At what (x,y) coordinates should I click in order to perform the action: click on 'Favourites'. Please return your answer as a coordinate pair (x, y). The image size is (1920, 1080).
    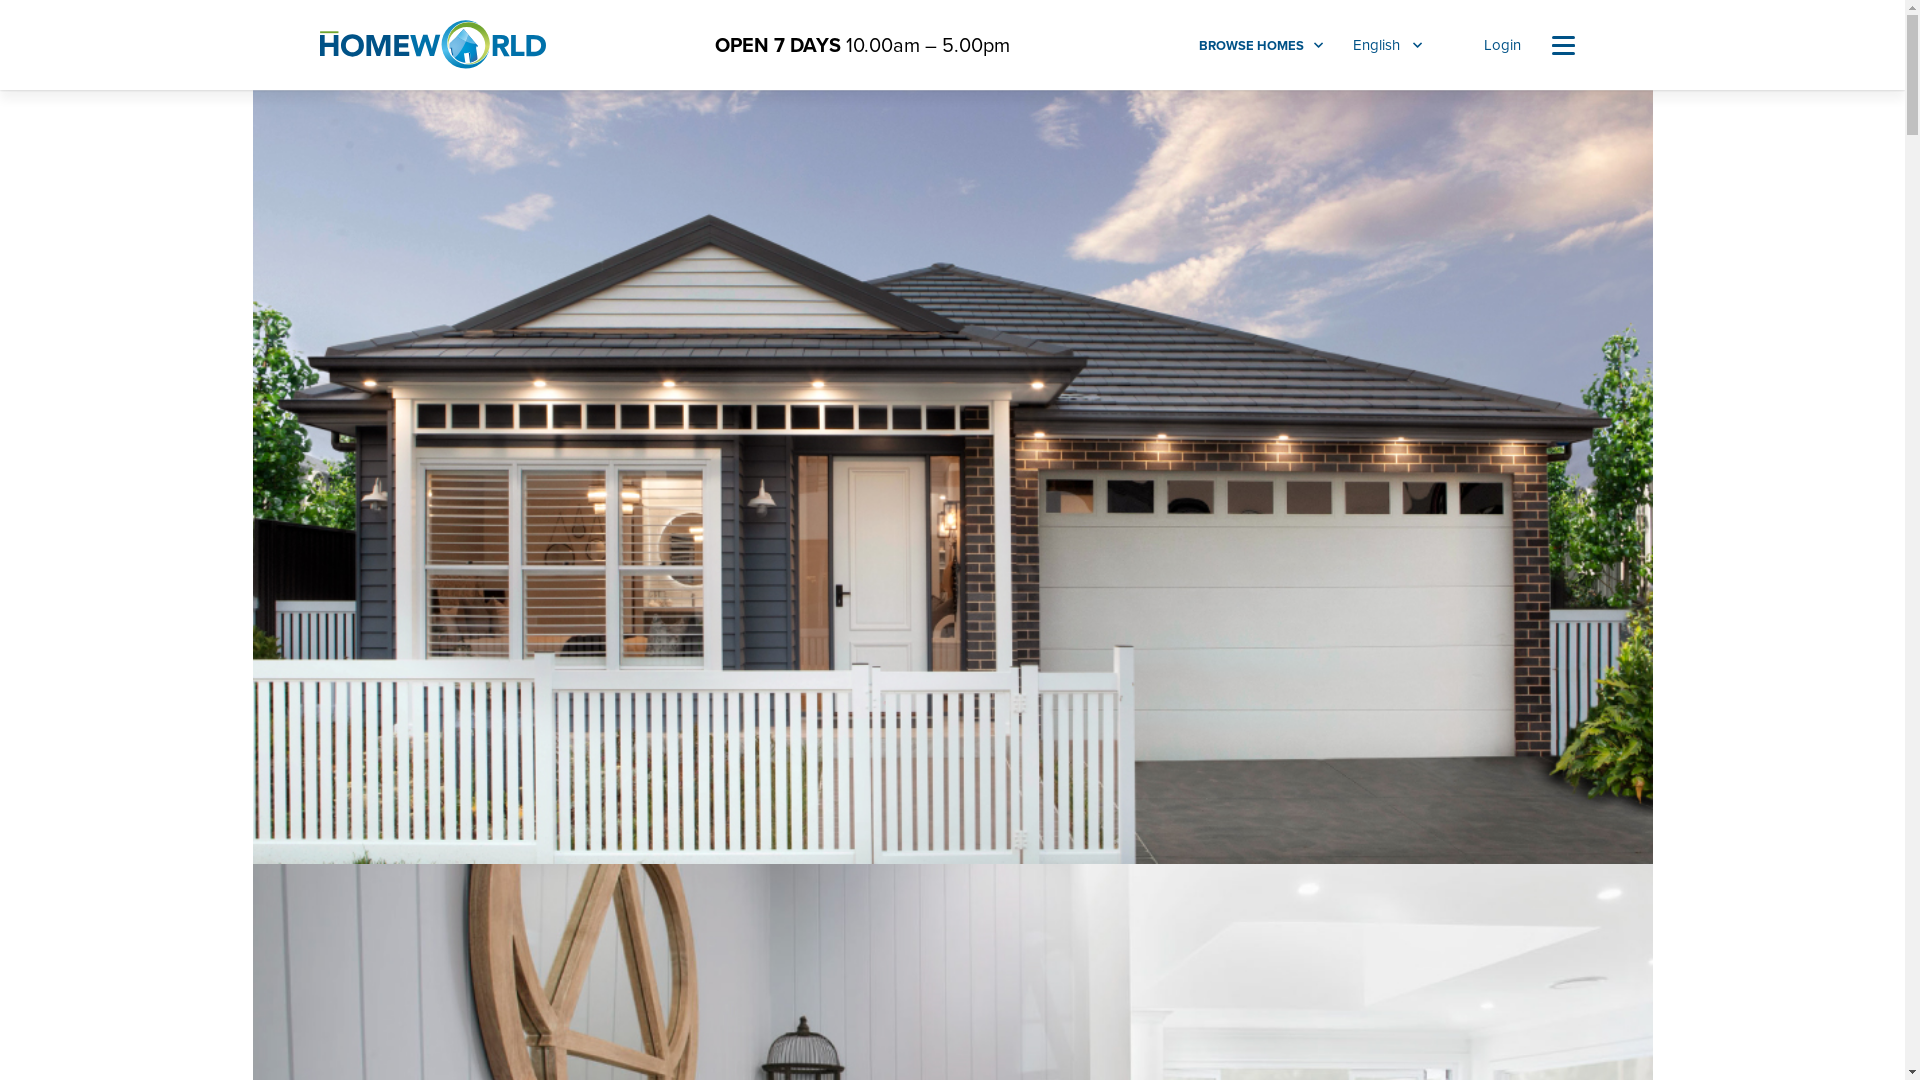
    Looking at the image, I should click on (1441, 45).